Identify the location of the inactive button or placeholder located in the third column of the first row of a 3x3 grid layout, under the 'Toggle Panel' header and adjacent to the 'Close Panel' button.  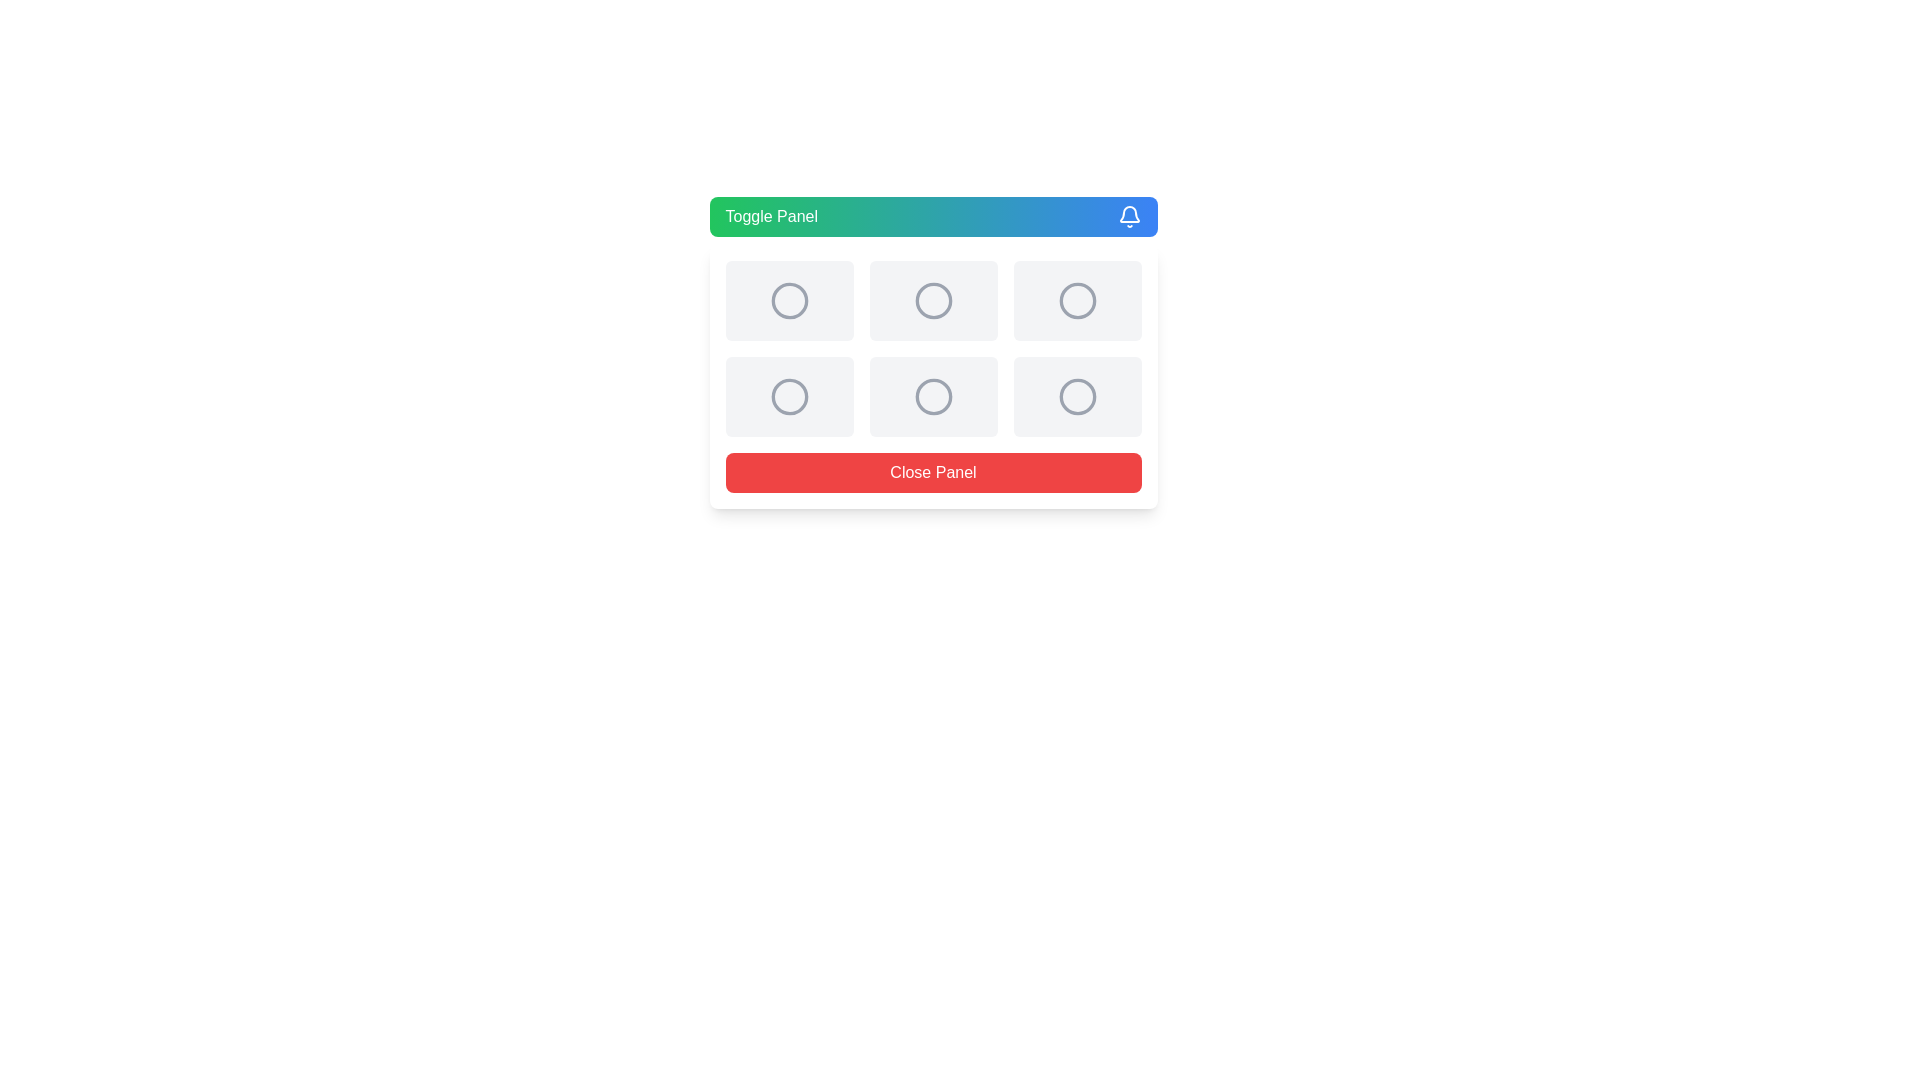
(1076, 300).